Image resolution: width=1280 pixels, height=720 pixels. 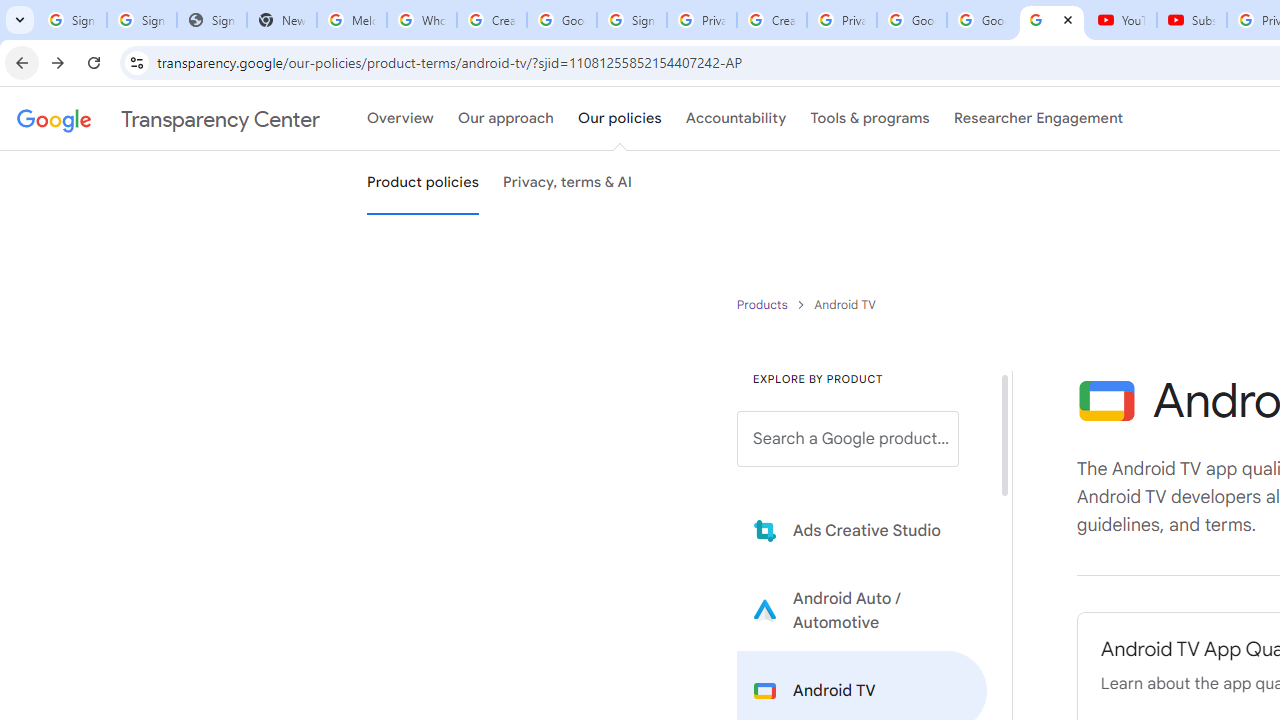 I want to click on 'Create your Google Account', so click(x=492, y=20).